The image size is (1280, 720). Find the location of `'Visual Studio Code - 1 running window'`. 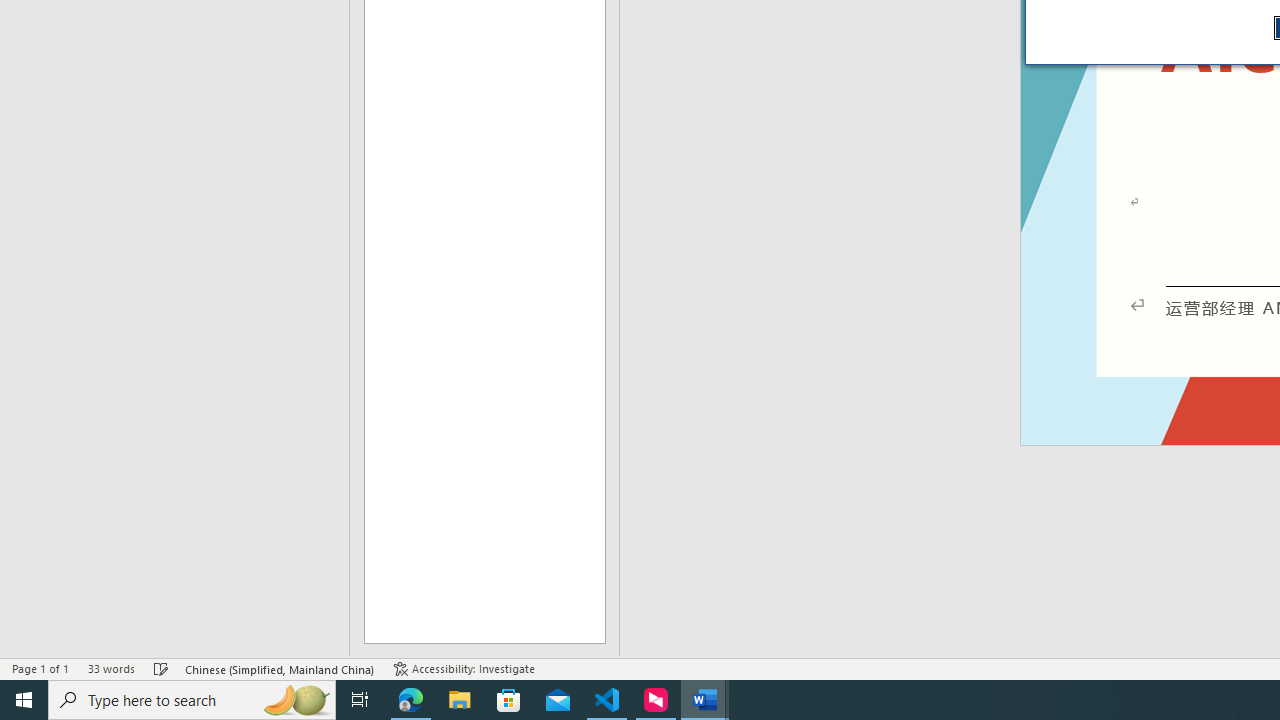

'Visual Studio Code - 1 running window' is located at coordinates (606, 698).